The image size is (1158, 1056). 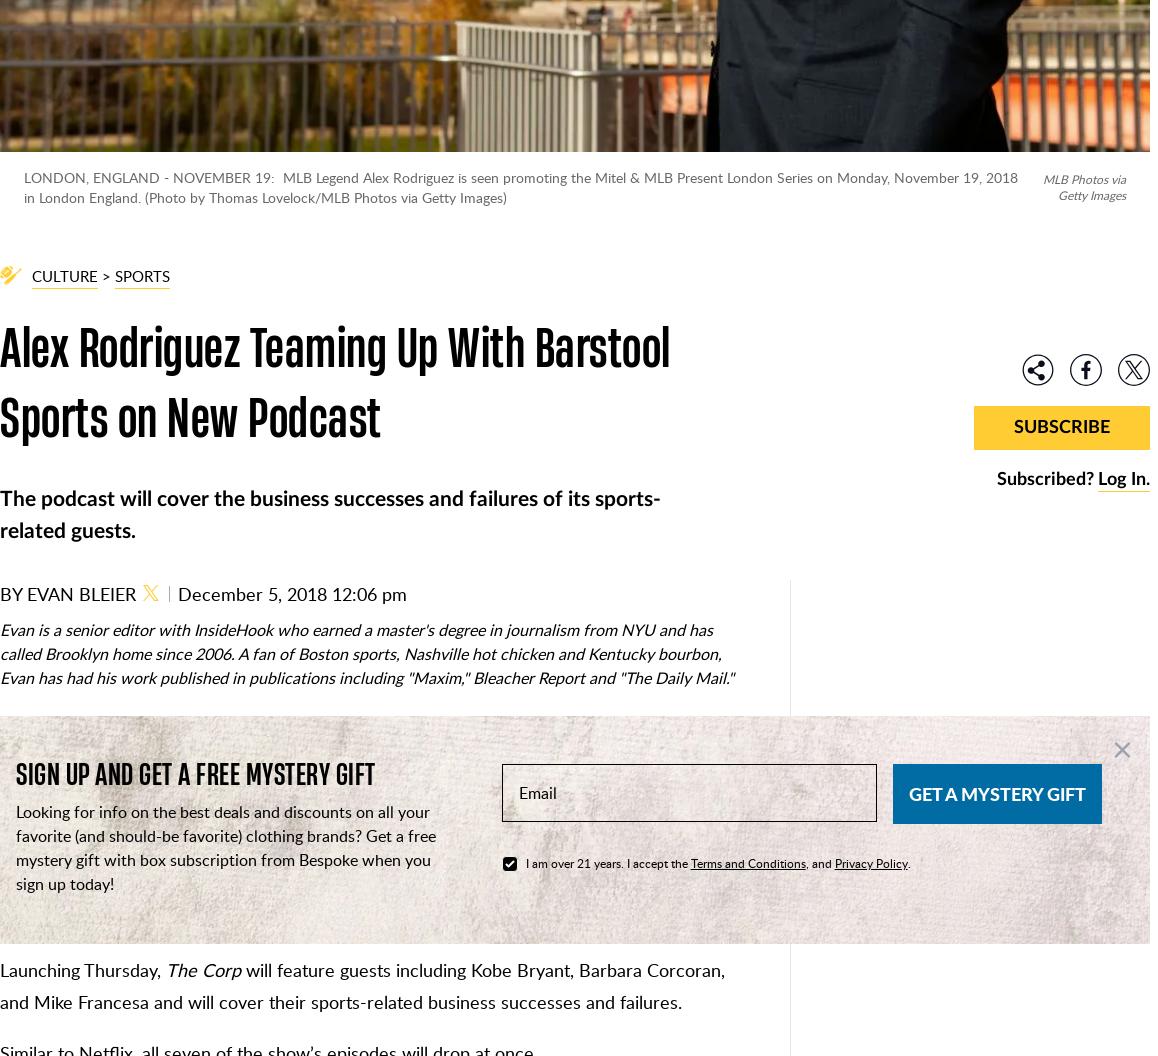 What do you see at coordinates (519, 186) in the screenshot?
I see `'LONDON, ENGLAND - NOVEMBER 19:  MLB Legend Alex Rodriguez is seen promoting the Mitel & MLB Present London Series on Monday, November 19, 2018 in London England. (Photo by Thomas Lovelock/MLB Photos via Getty Images)'` at bounding box center [519, 186].